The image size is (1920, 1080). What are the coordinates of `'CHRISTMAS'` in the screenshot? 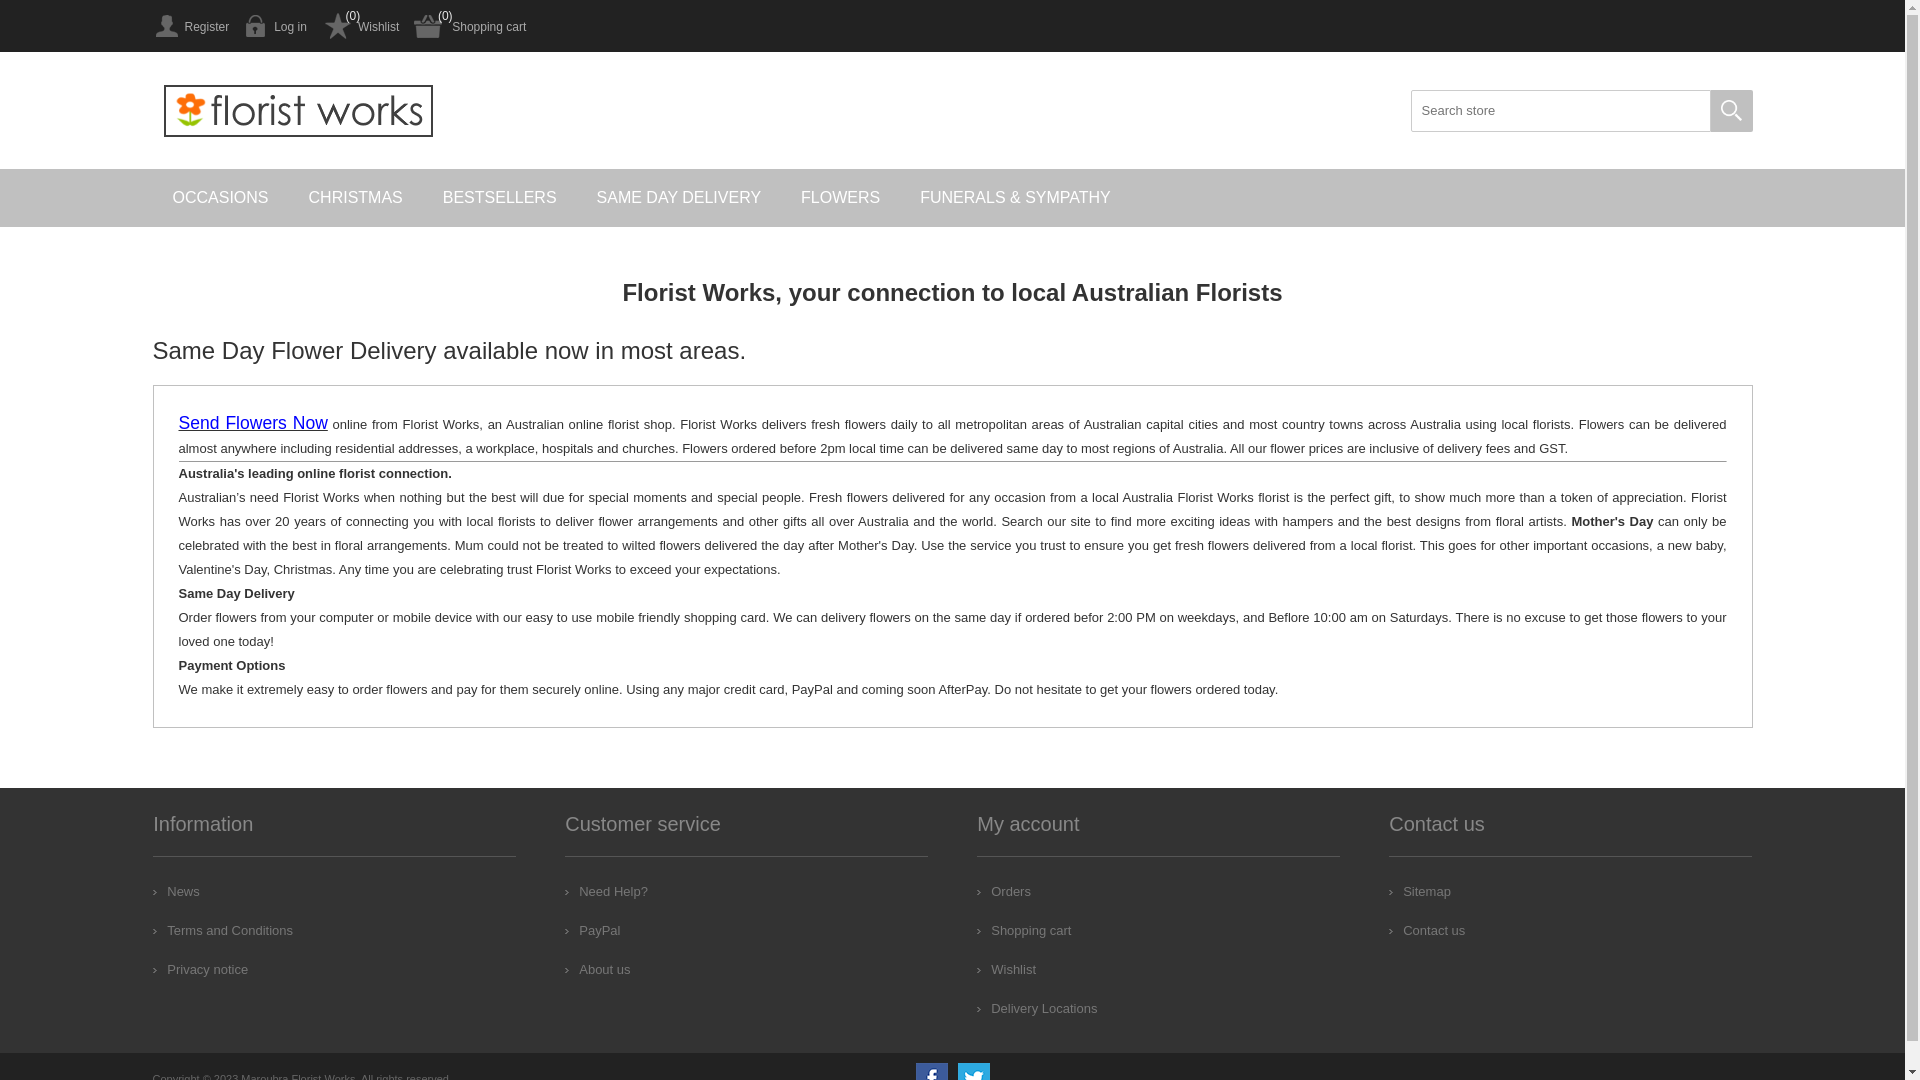 It's located at (355, 197).